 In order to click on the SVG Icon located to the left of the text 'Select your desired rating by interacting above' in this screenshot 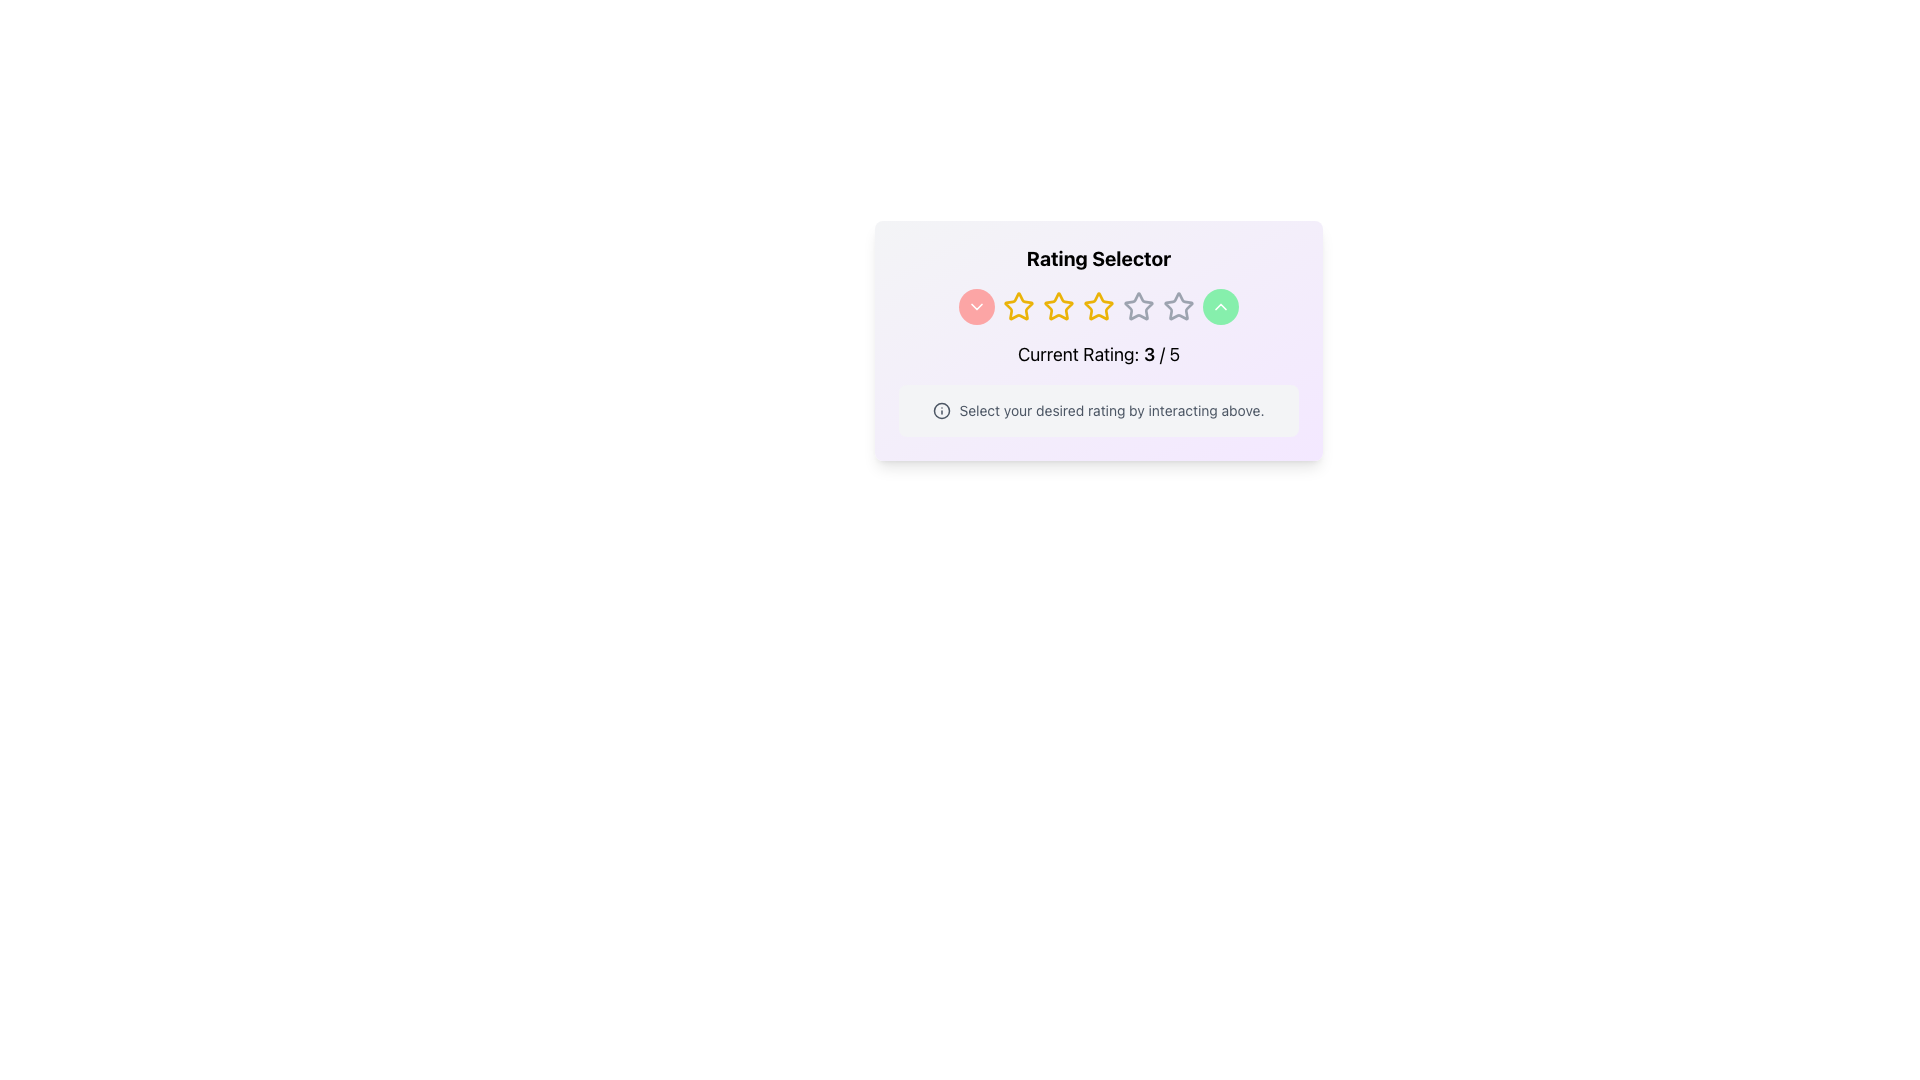, I will do `click(941, 410)`.